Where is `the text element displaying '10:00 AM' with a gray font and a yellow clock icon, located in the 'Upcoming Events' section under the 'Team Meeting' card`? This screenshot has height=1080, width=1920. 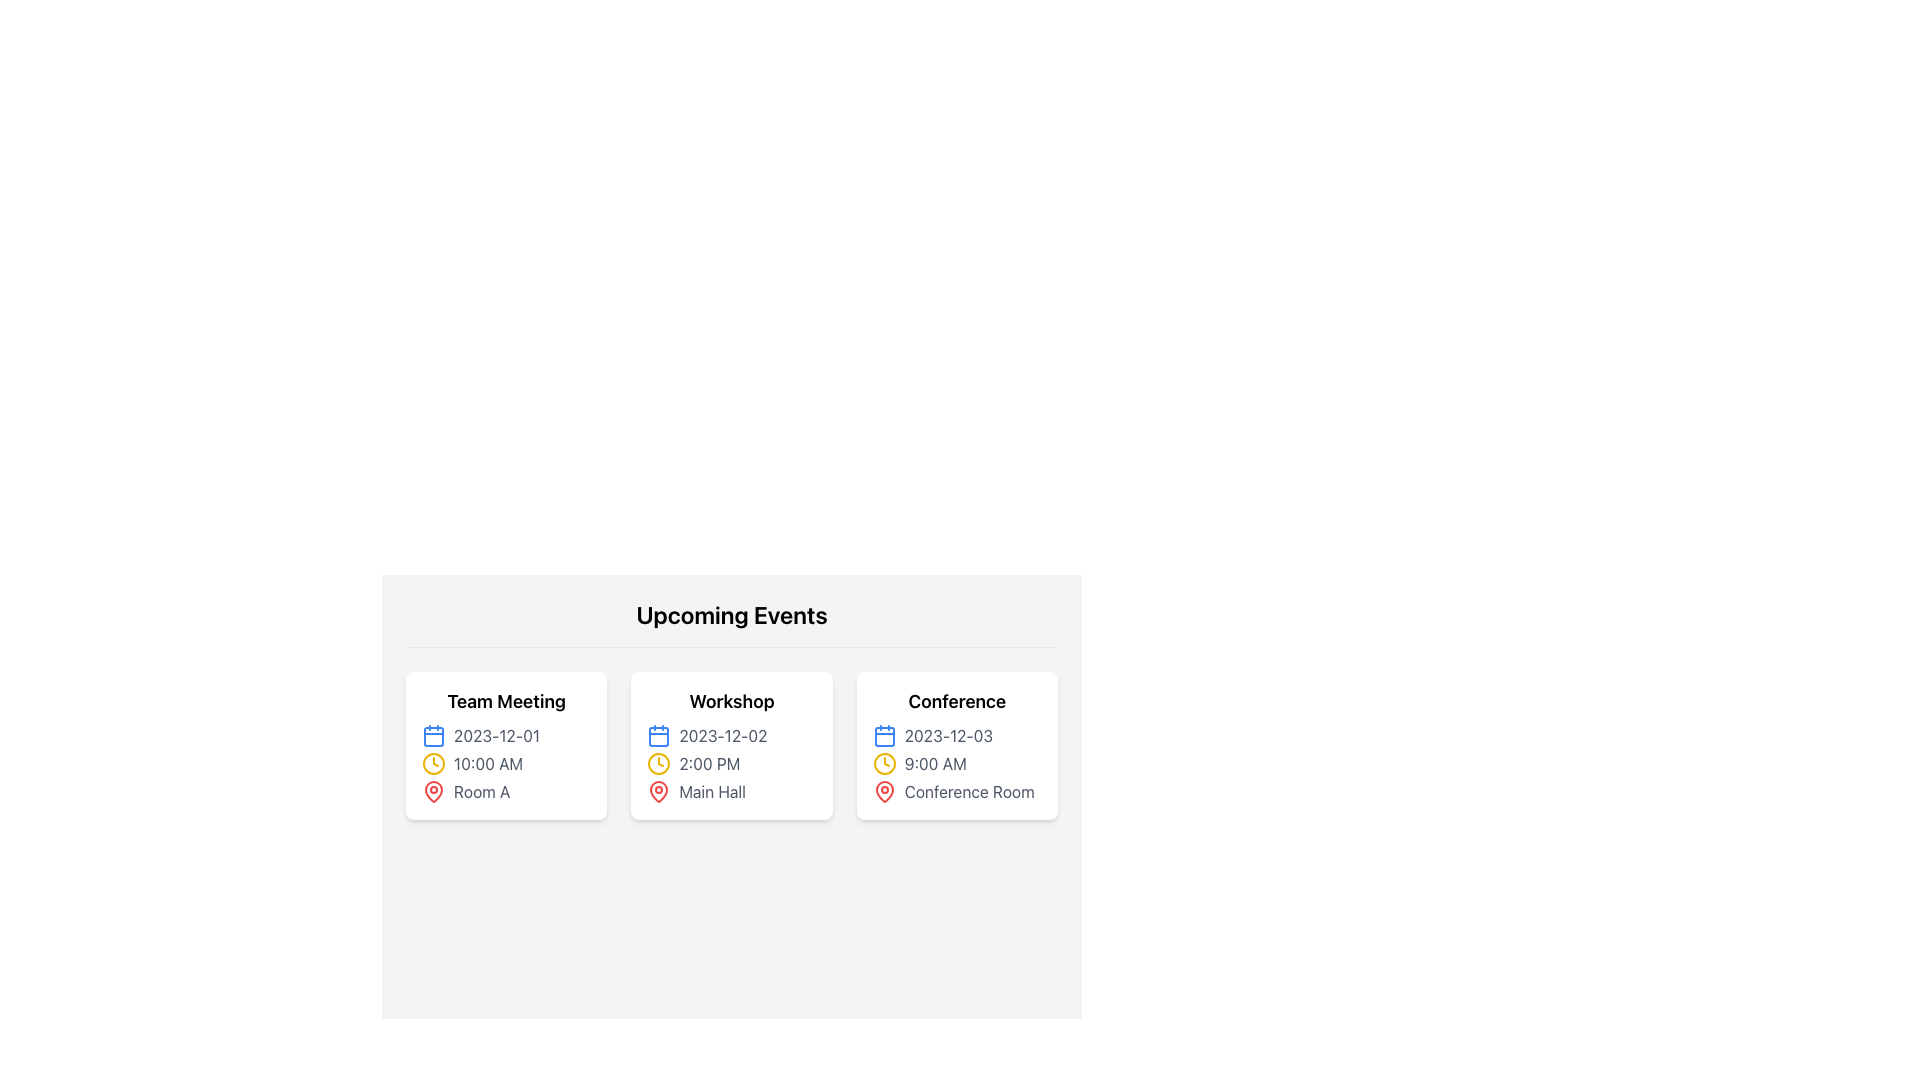
the text element displaying '10:00 AM' with a gray font and a yellow clock icon, located in the 'Upcoming Events' section under the 'Team Meeting' card is located at coordinates (506, 763).